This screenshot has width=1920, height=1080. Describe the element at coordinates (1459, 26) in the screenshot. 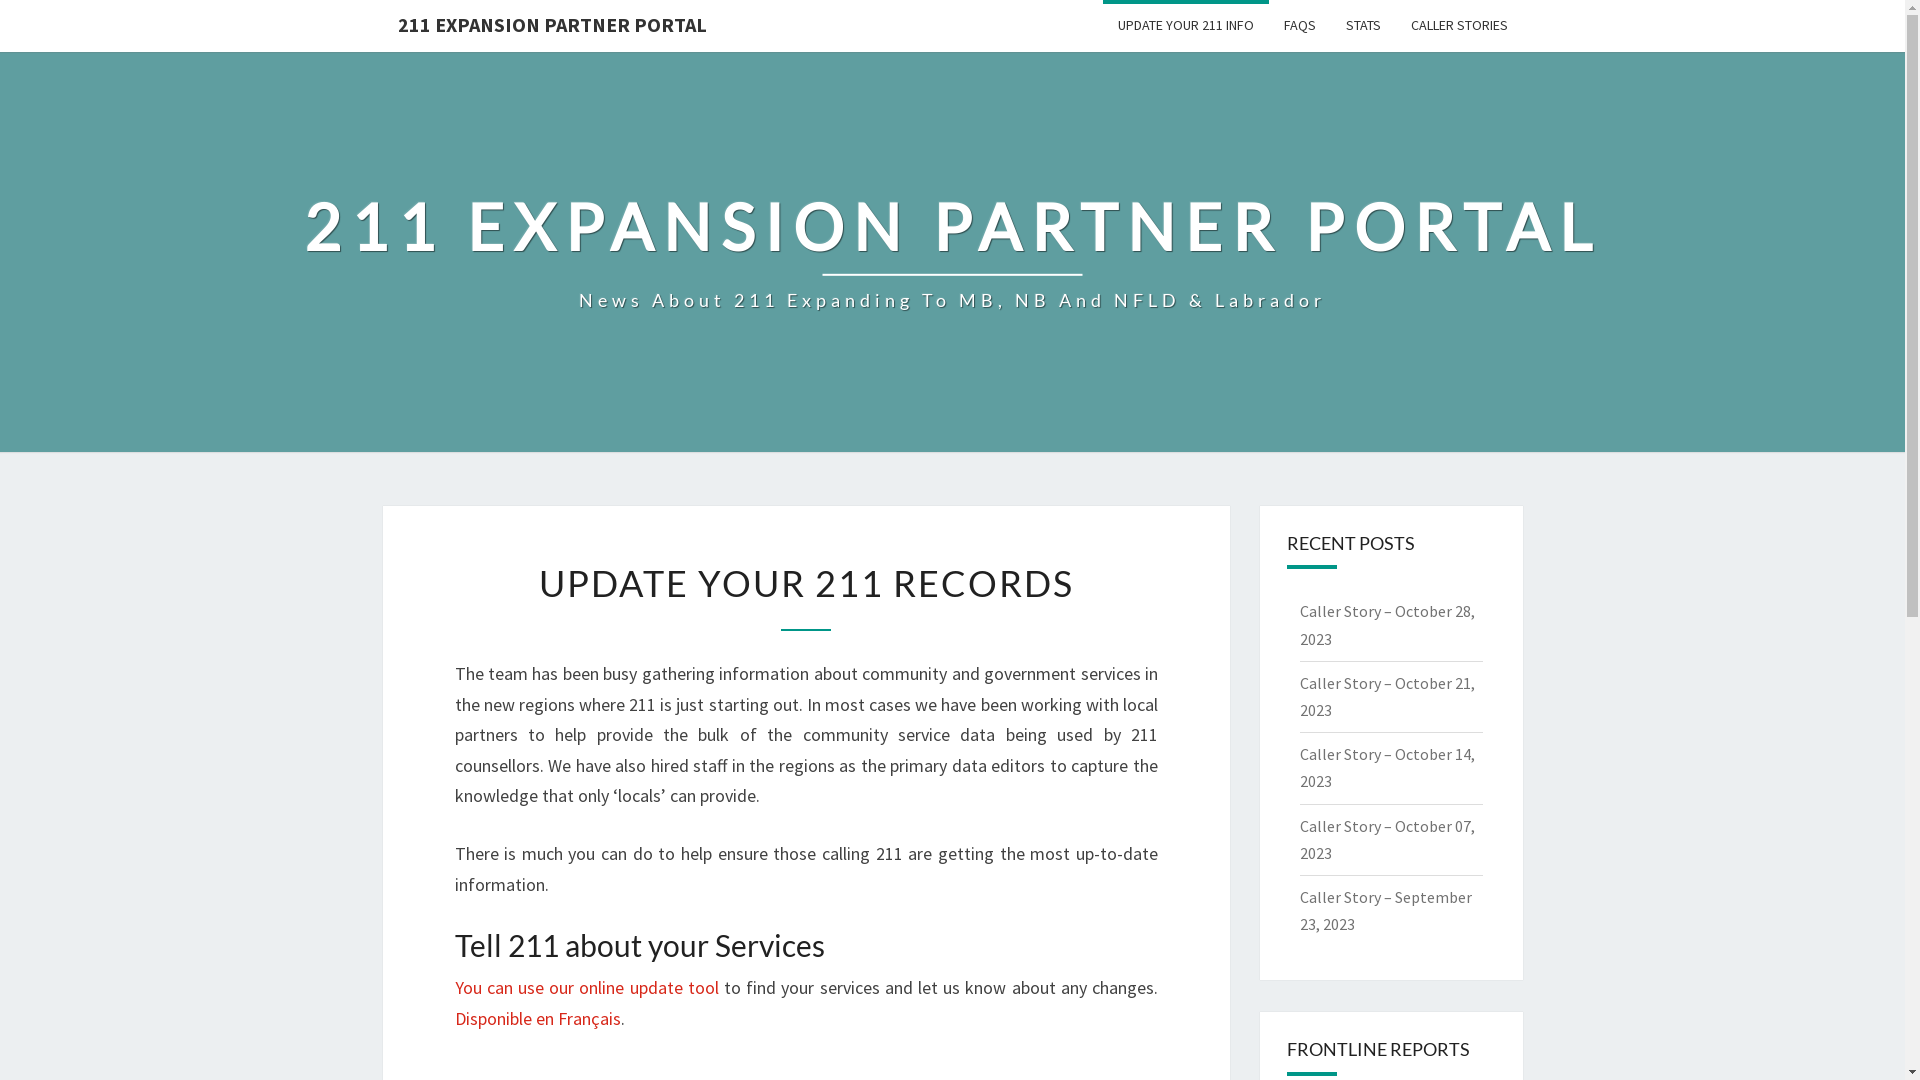

I see `'CALLER STORIES'` at that location.